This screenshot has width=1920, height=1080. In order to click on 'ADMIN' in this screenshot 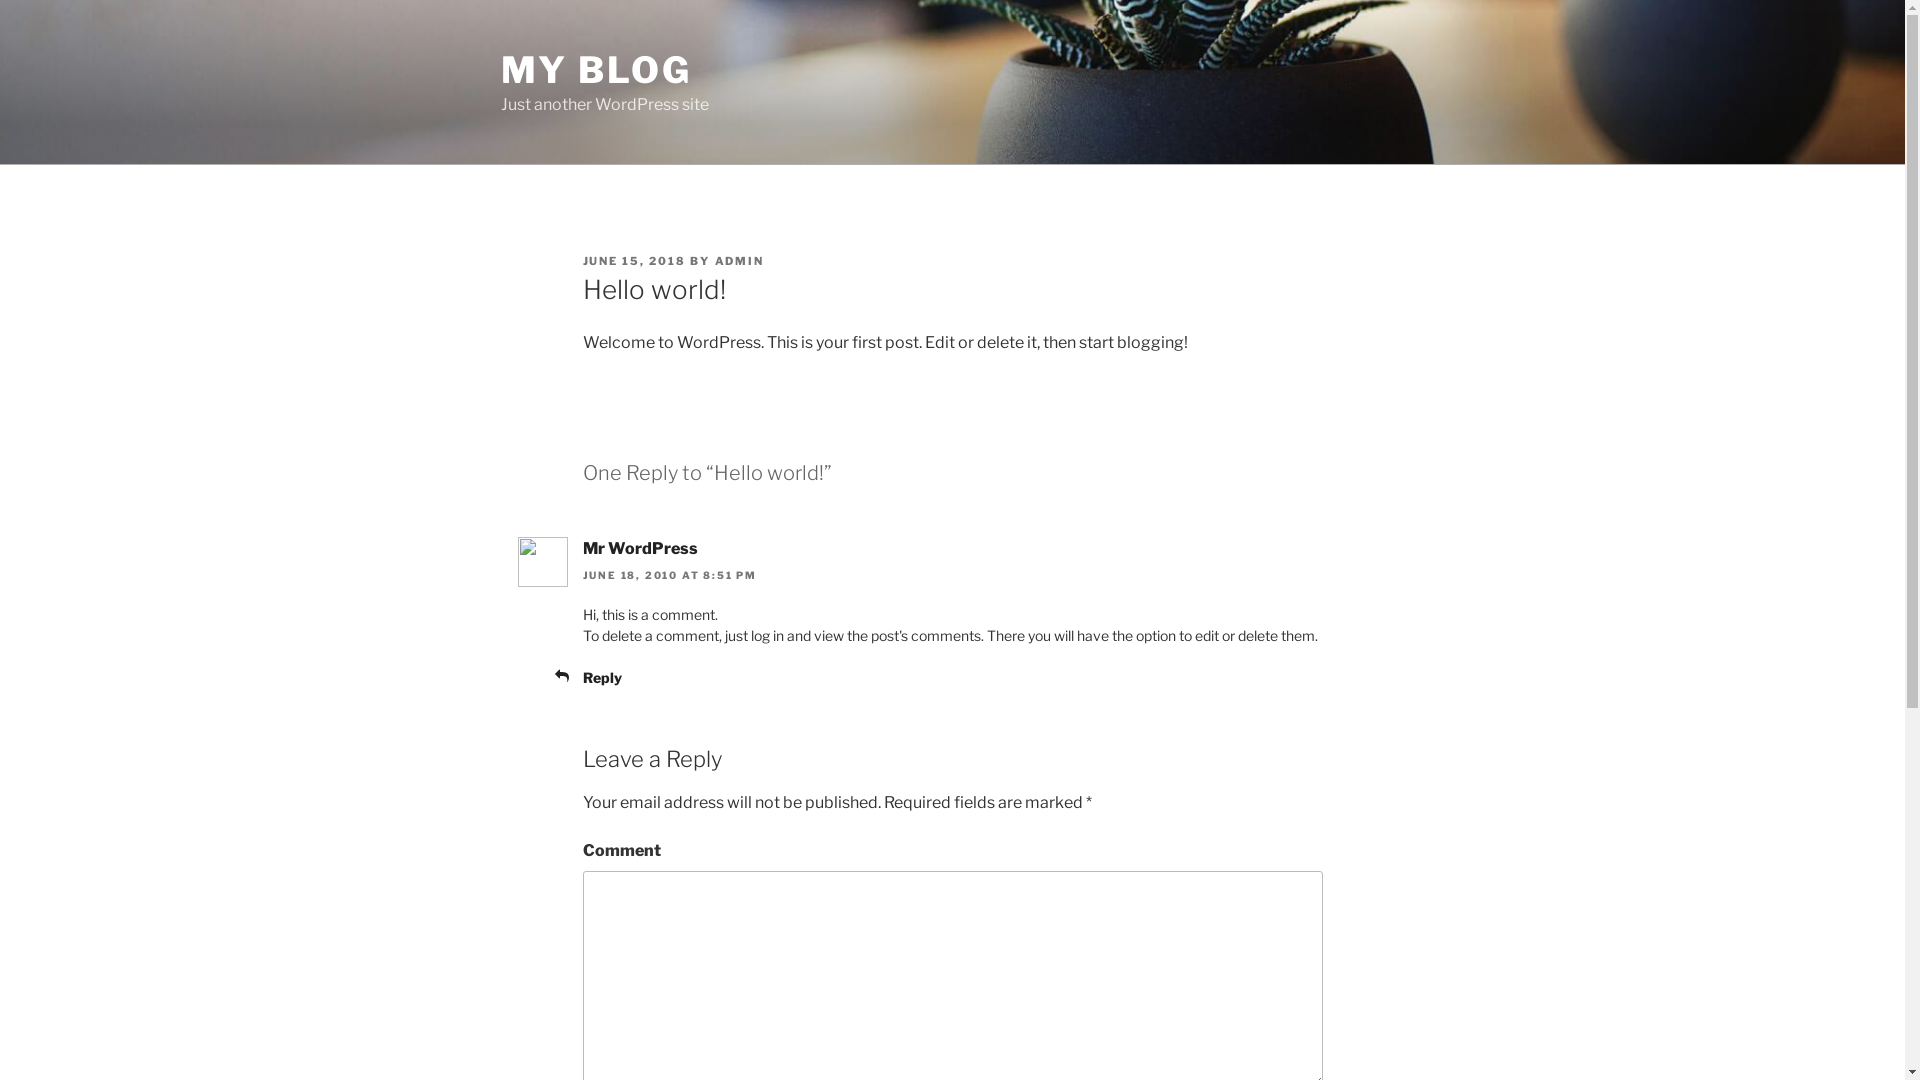, I will do `click(738, 260)`.